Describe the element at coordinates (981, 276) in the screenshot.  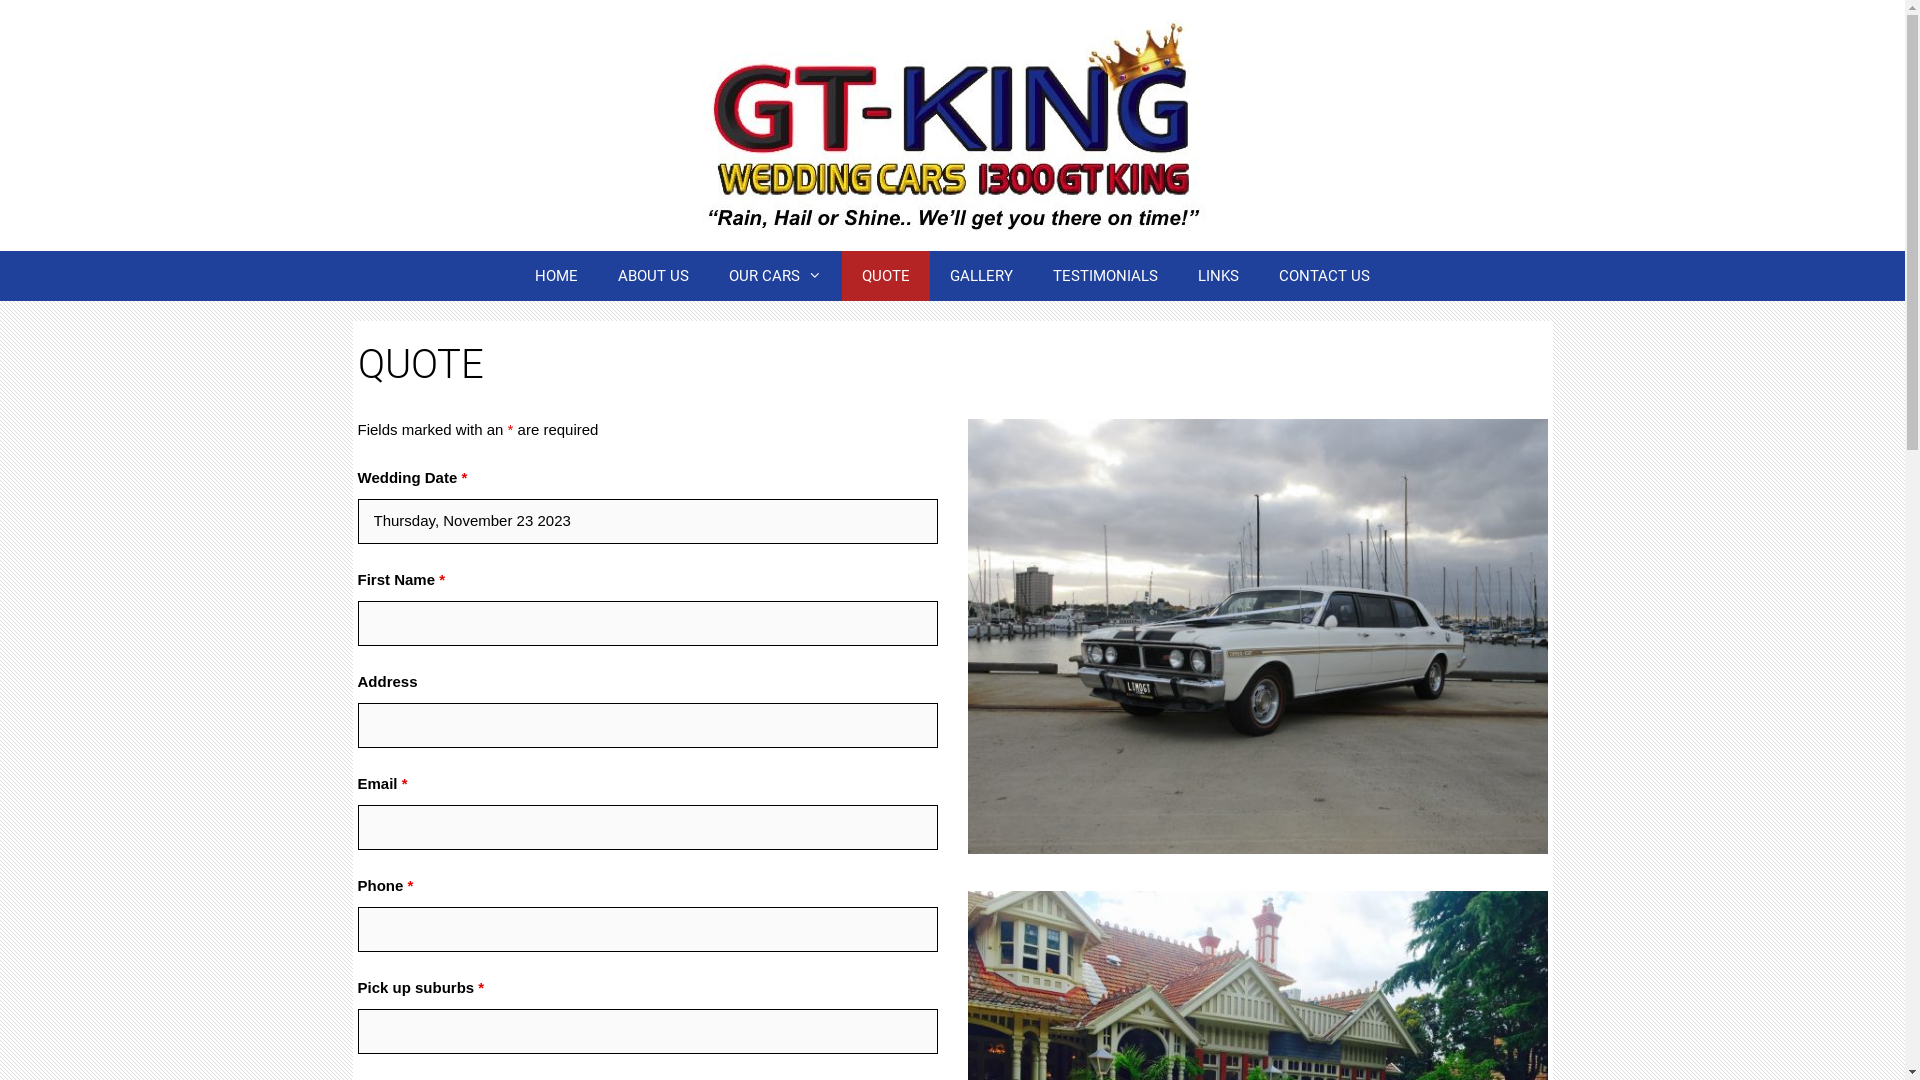
I see `'GALLERY'` at that location.